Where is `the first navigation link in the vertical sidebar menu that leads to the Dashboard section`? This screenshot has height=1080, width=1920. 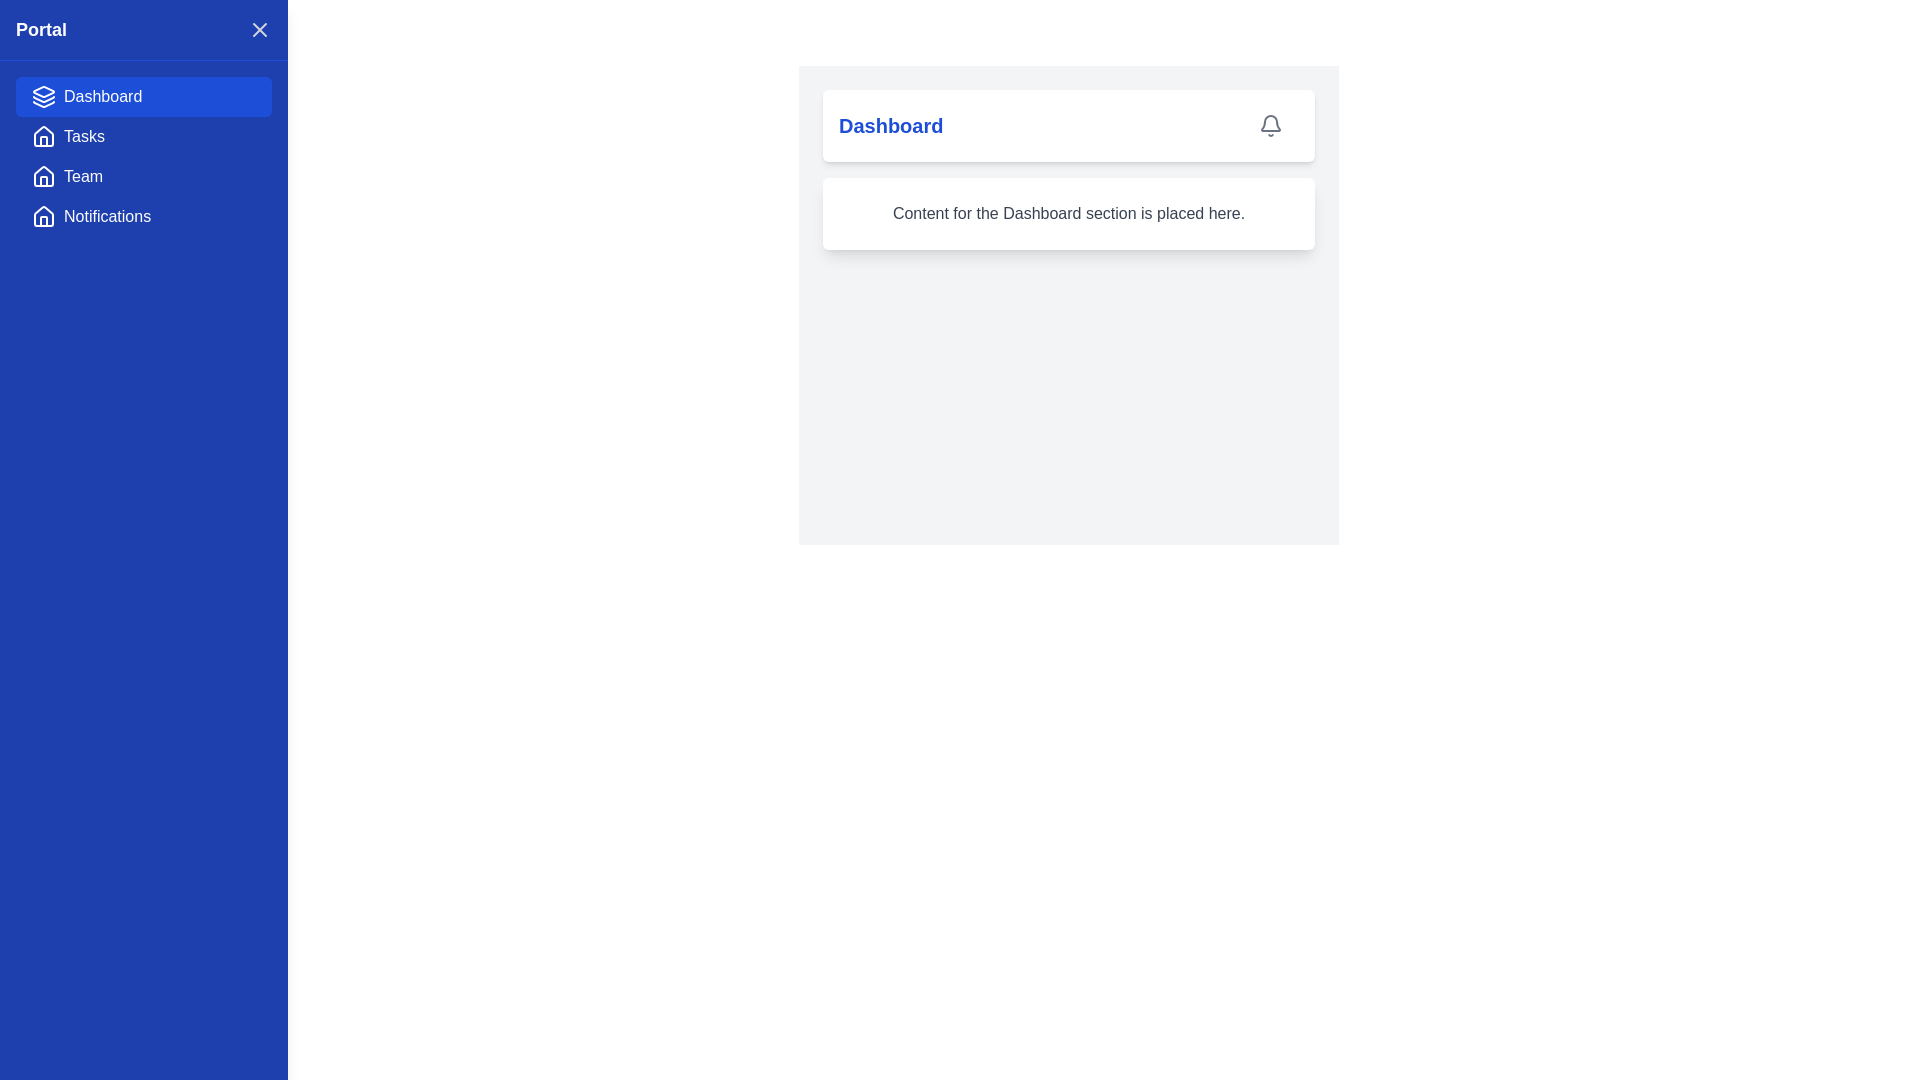
the first navigation link in the vertical sidebar menu that leads to the Dashboard section is located at coordinates (143, 96).